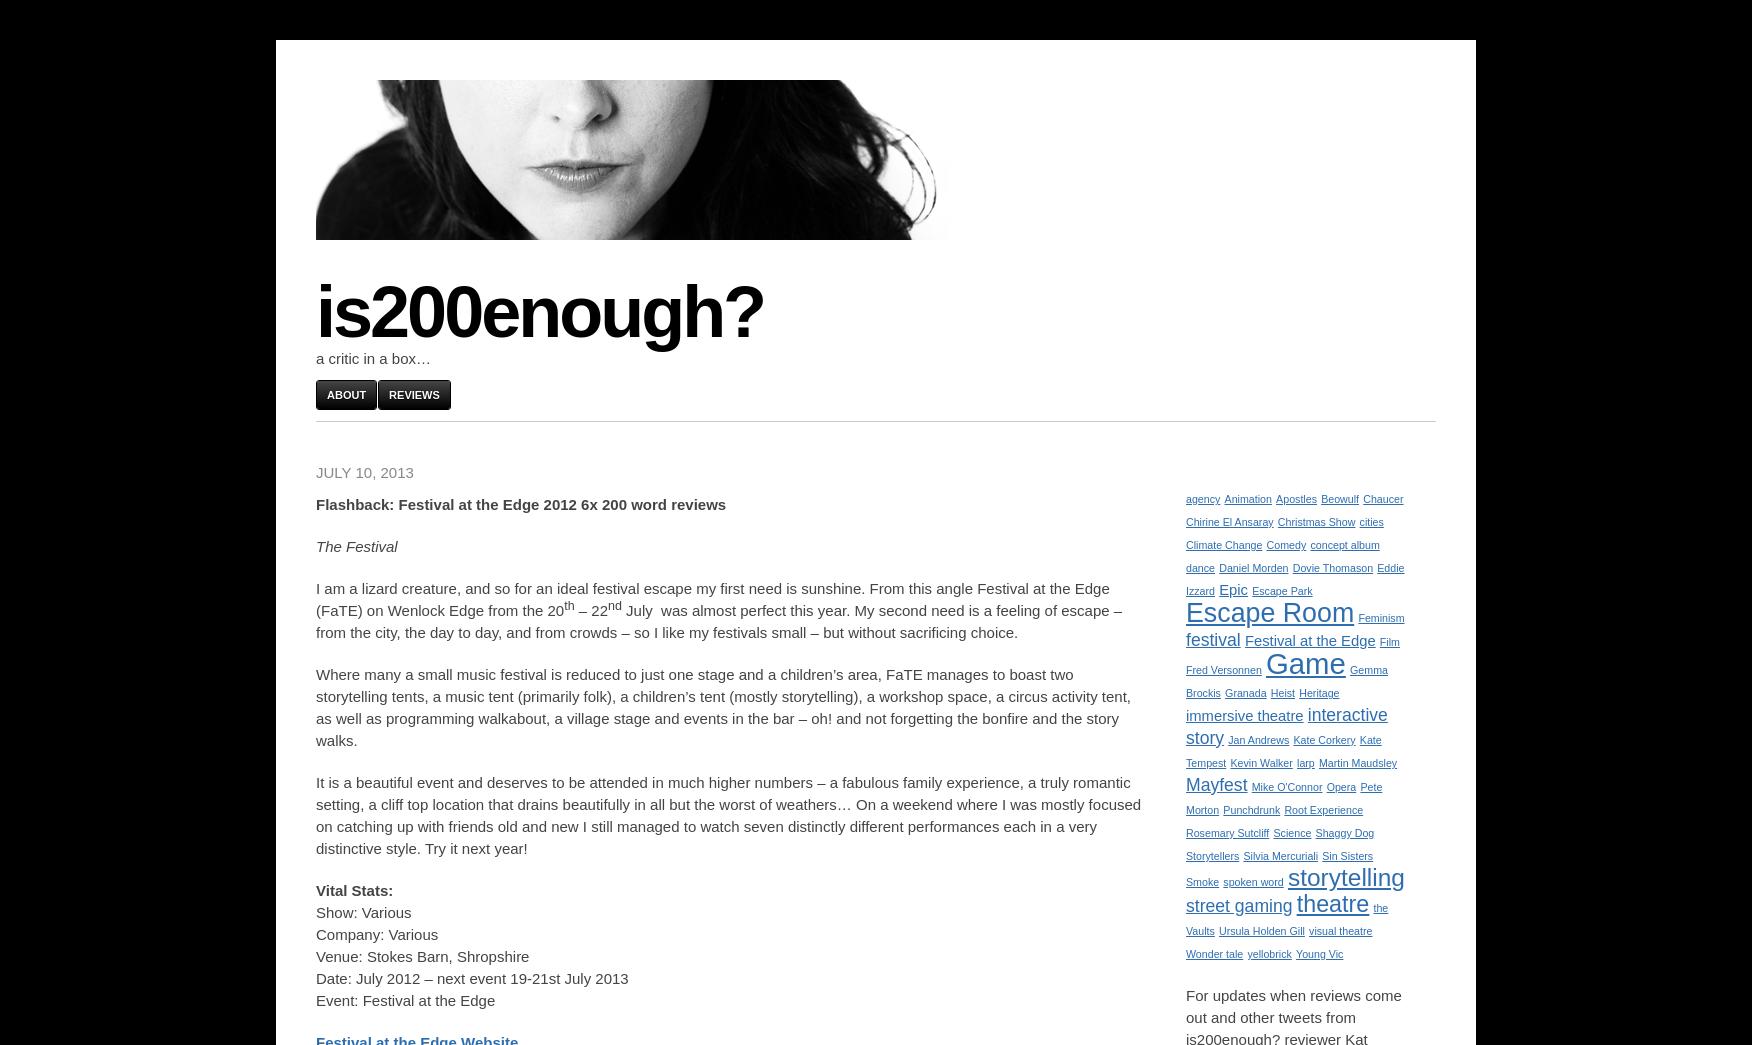 The height and width of the screenshot is (1045, 1752). I want to click on 'Heist', so click(1269, 693).